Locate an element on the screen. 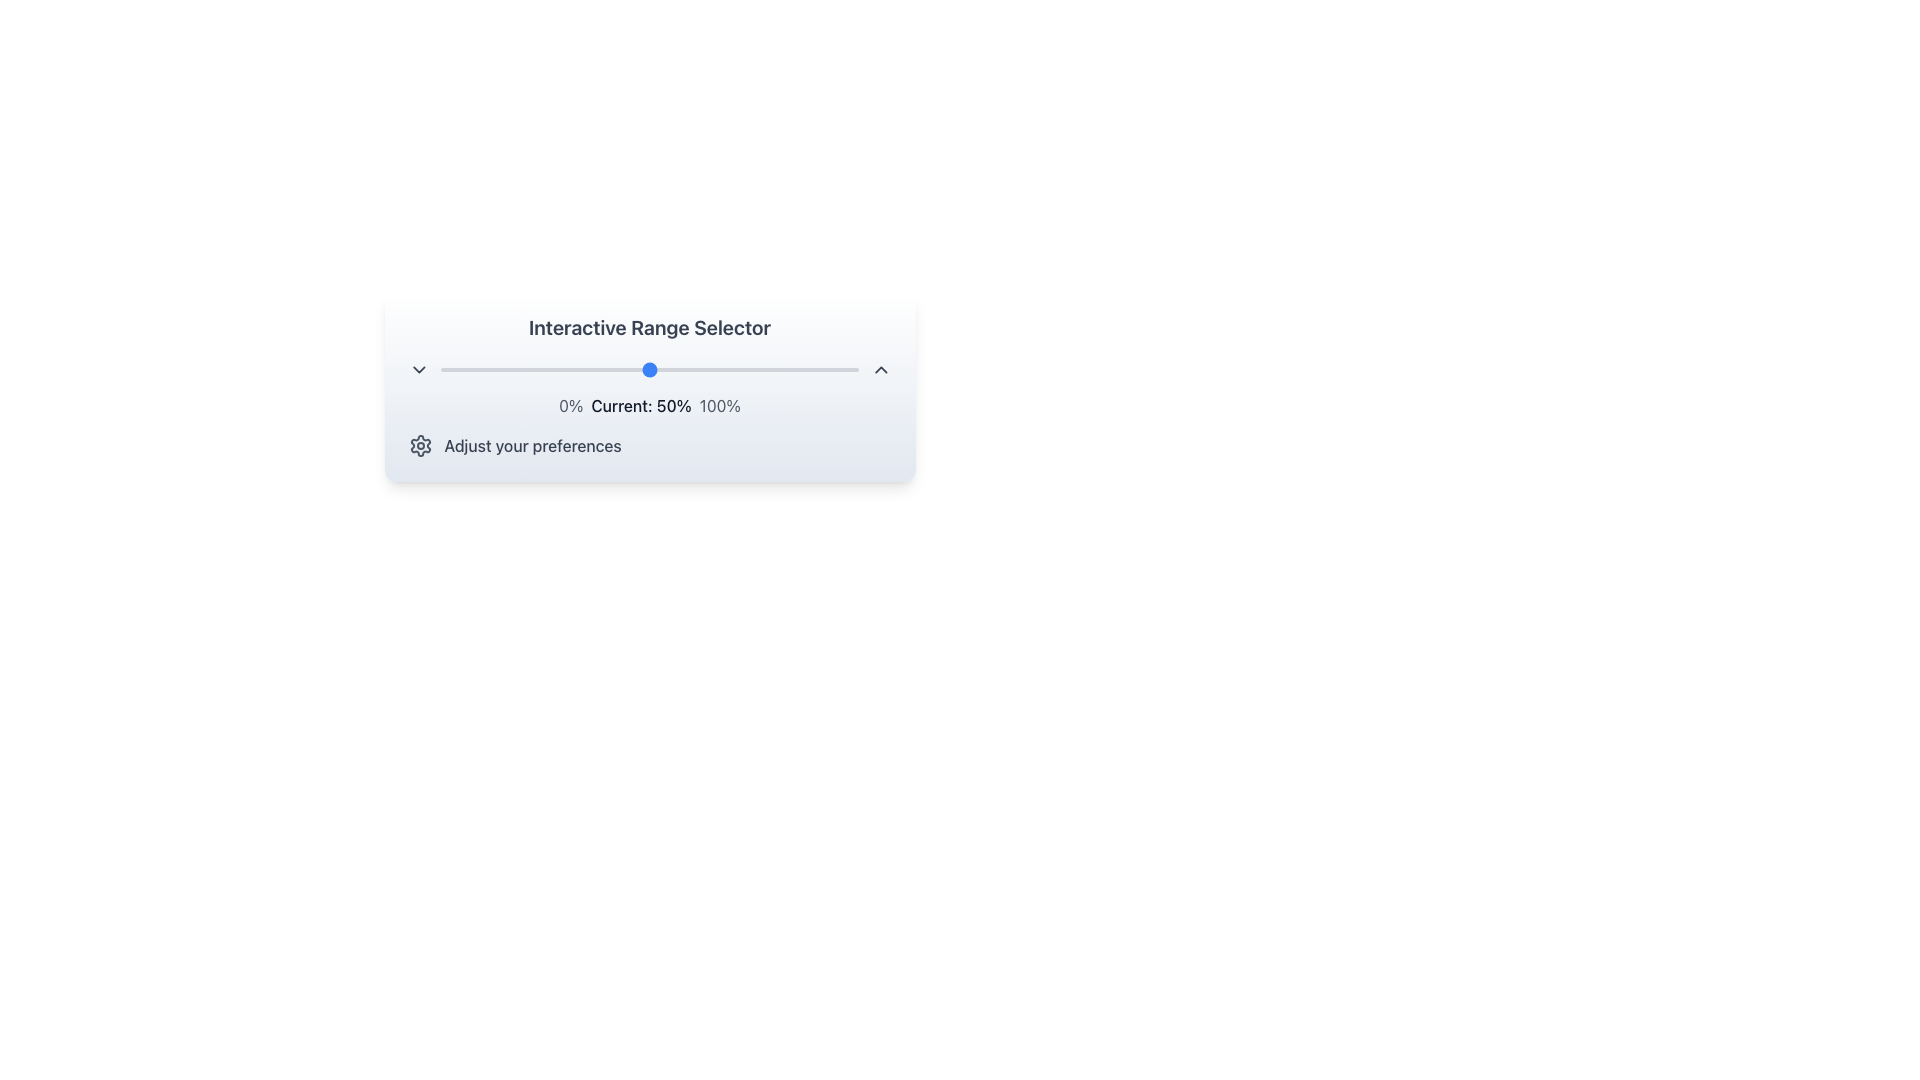 This screenshot has width=1920, height=1080. the slider value is located at coordinates (558, 370).